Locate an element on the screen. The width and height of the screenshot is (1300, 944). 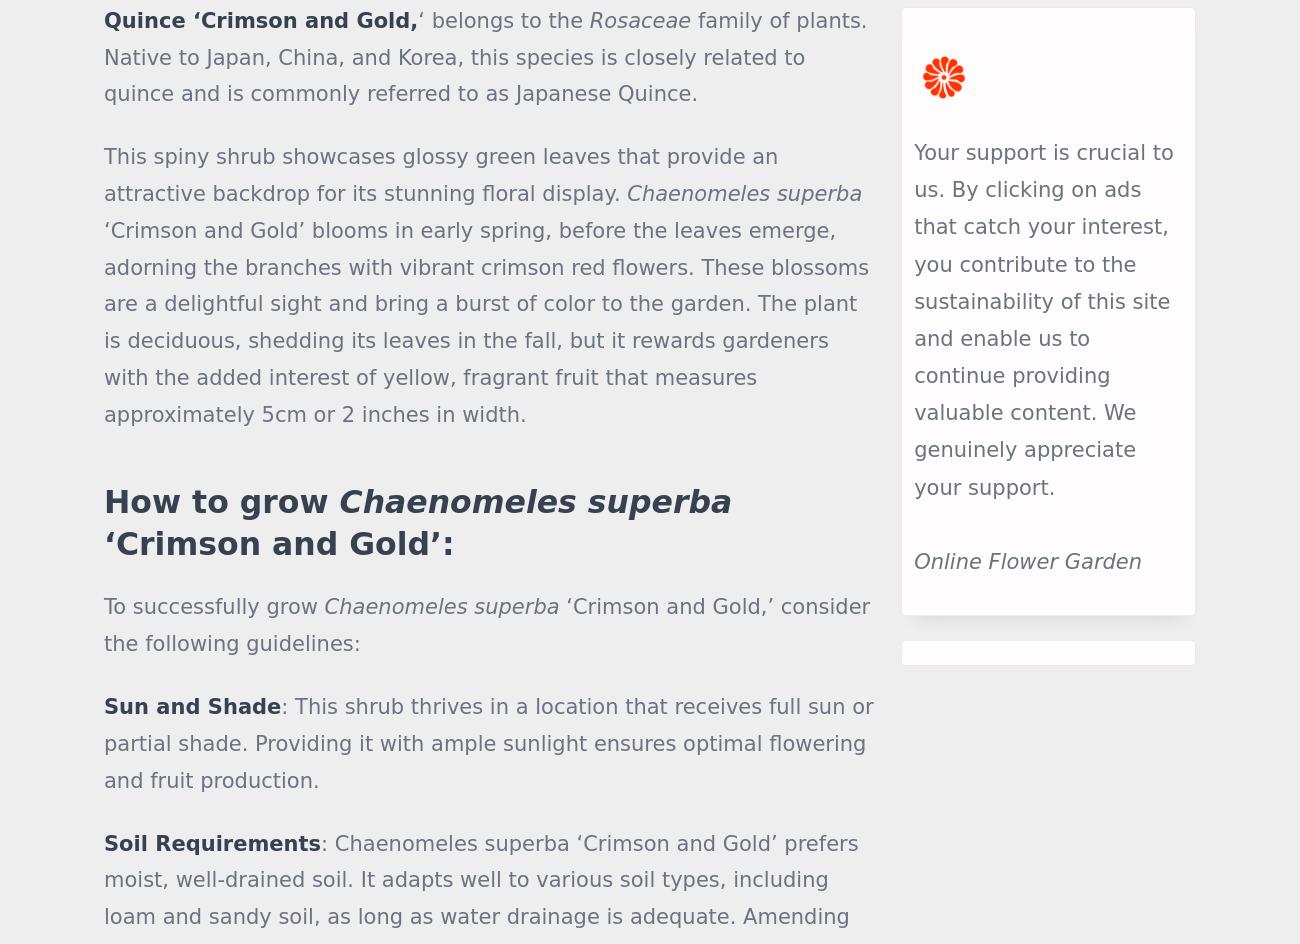
'Cuphea hyssopifolia ‘Cubano ™ Cristo’' is located at coordinates (194, 263).